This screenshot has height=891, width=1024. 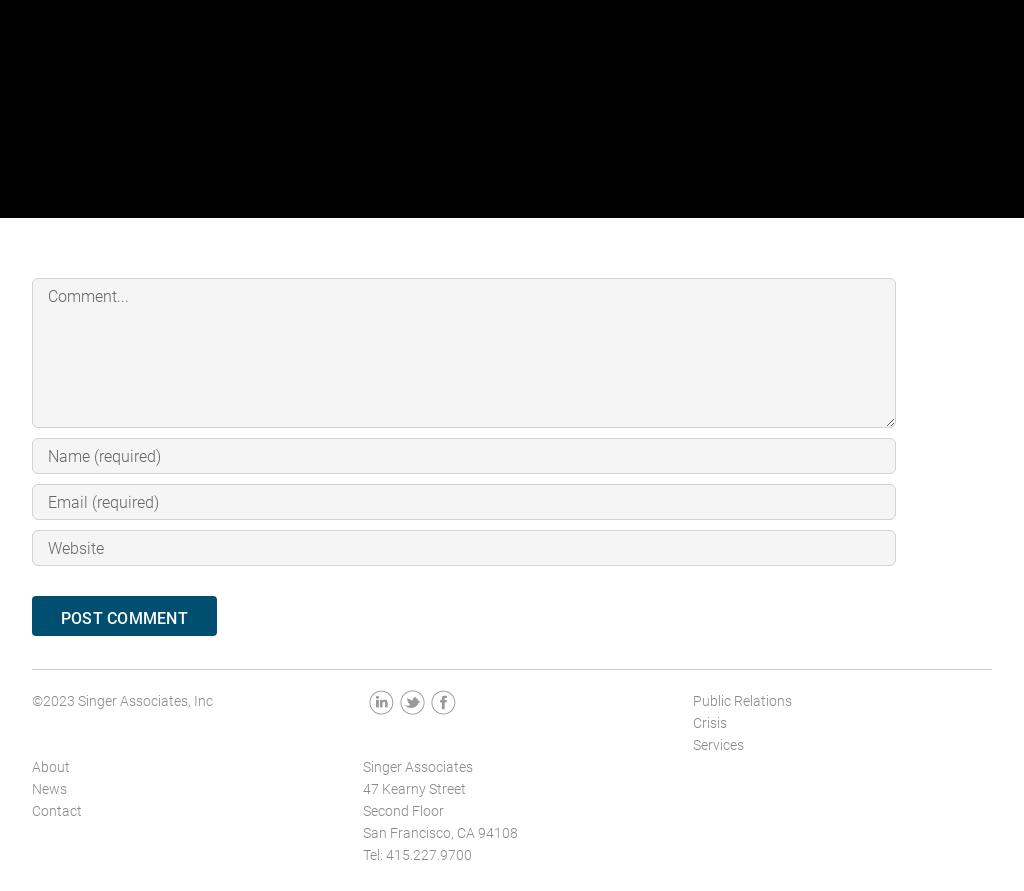 I want to click on 'Contact', so click(x=56, y=809).